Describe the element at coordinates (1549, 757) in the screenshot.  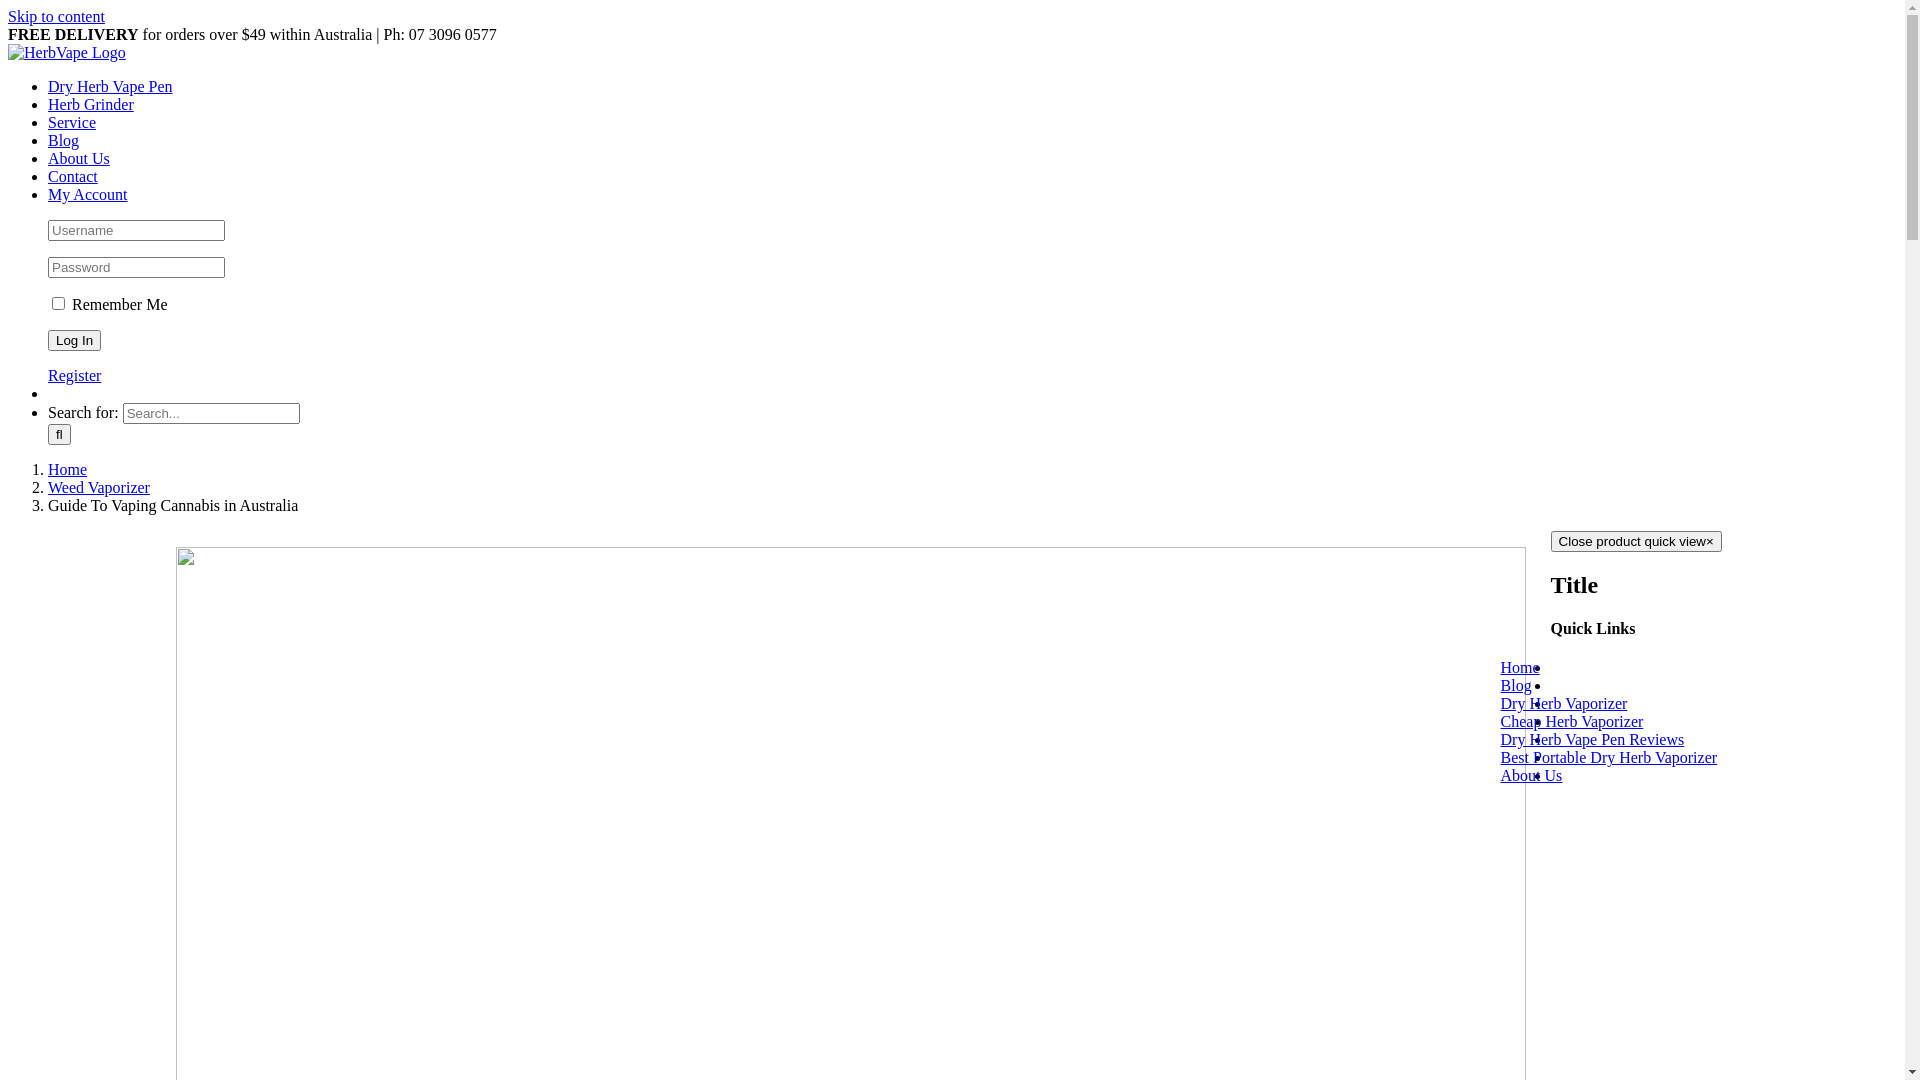
I see `'Best Portable Dry Herb Vaporizer'` at that location.